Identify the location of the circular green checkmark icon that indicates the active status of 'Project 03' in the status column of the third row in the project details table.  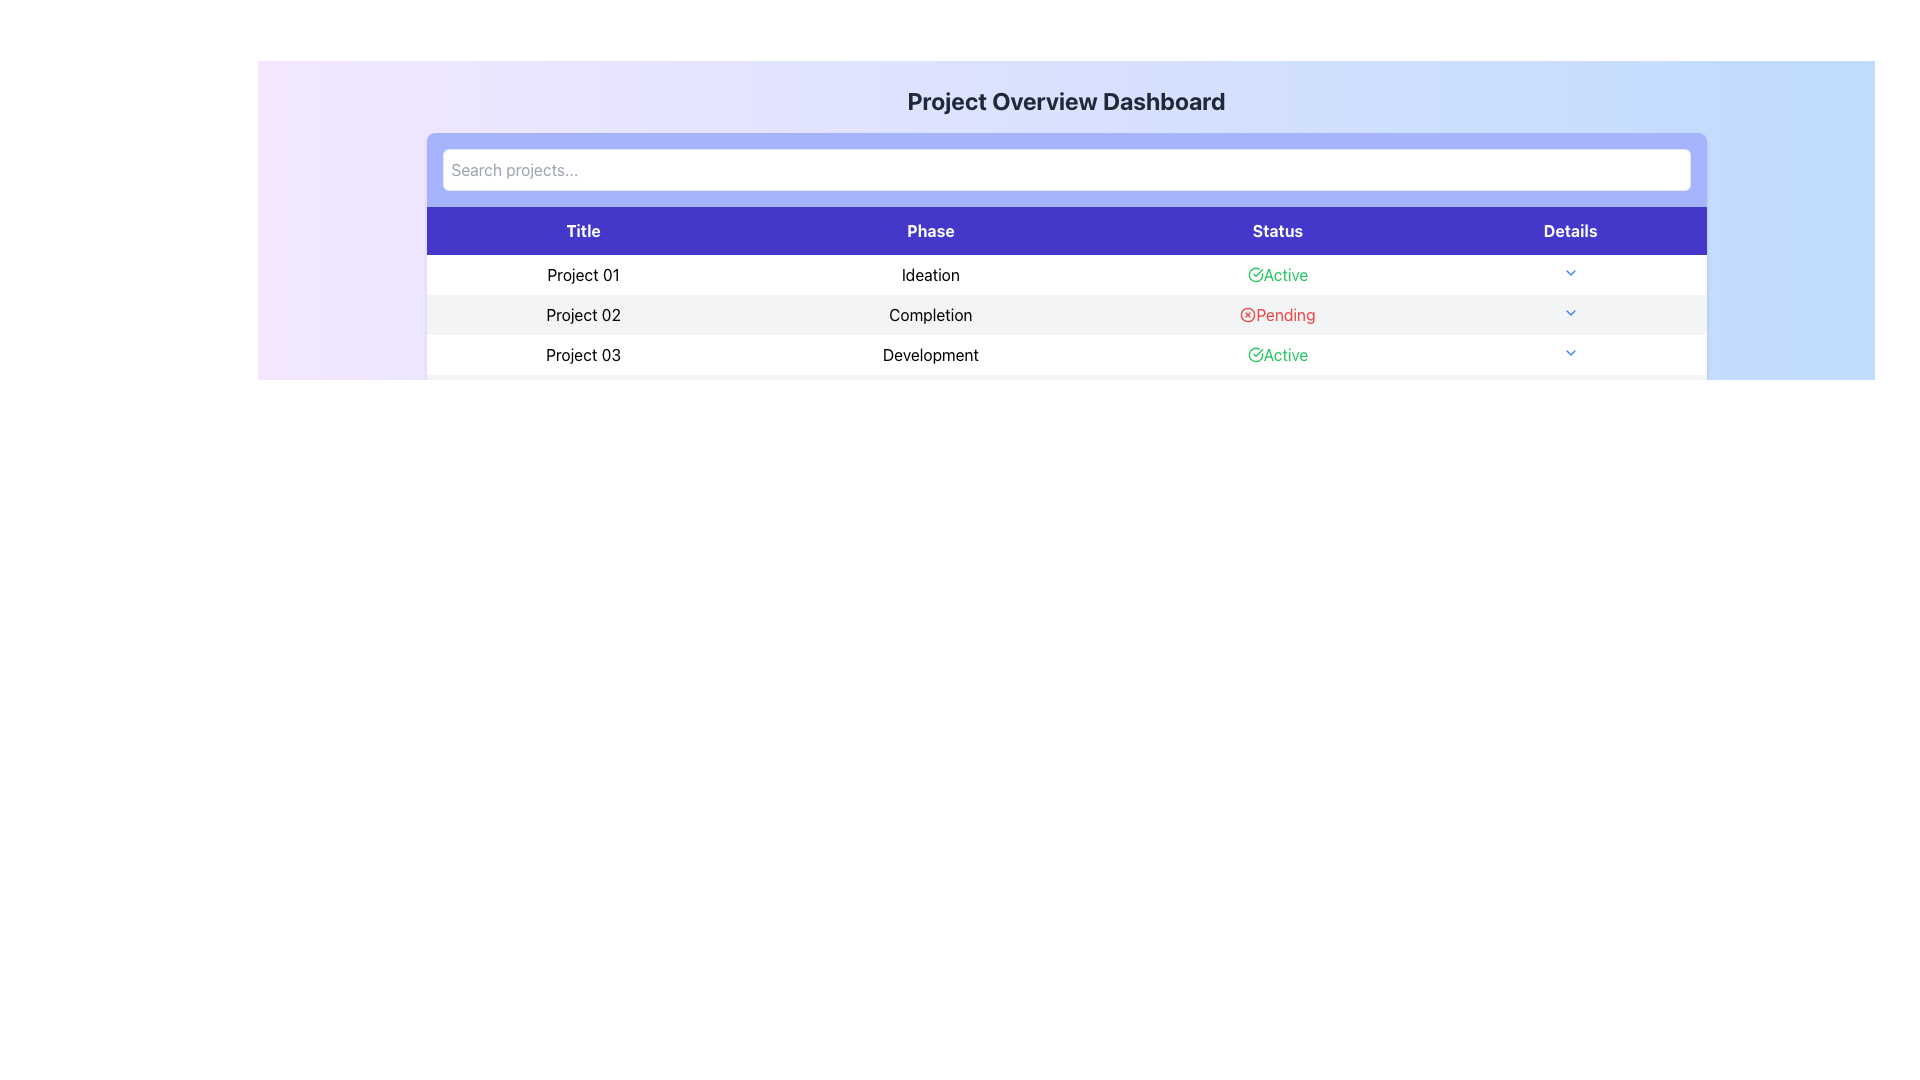
(1254, 353).